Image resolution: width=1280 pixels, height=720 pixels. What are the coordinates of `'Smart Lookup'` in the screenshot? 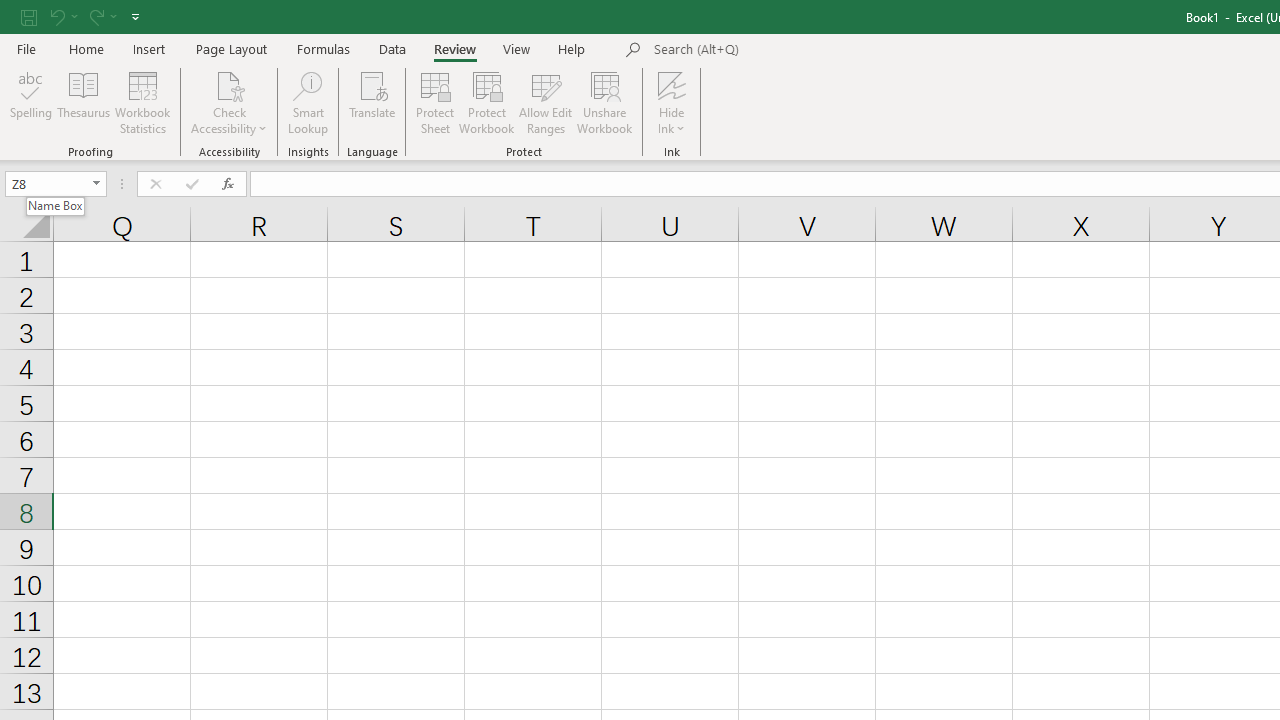 It's located at (307, 103).